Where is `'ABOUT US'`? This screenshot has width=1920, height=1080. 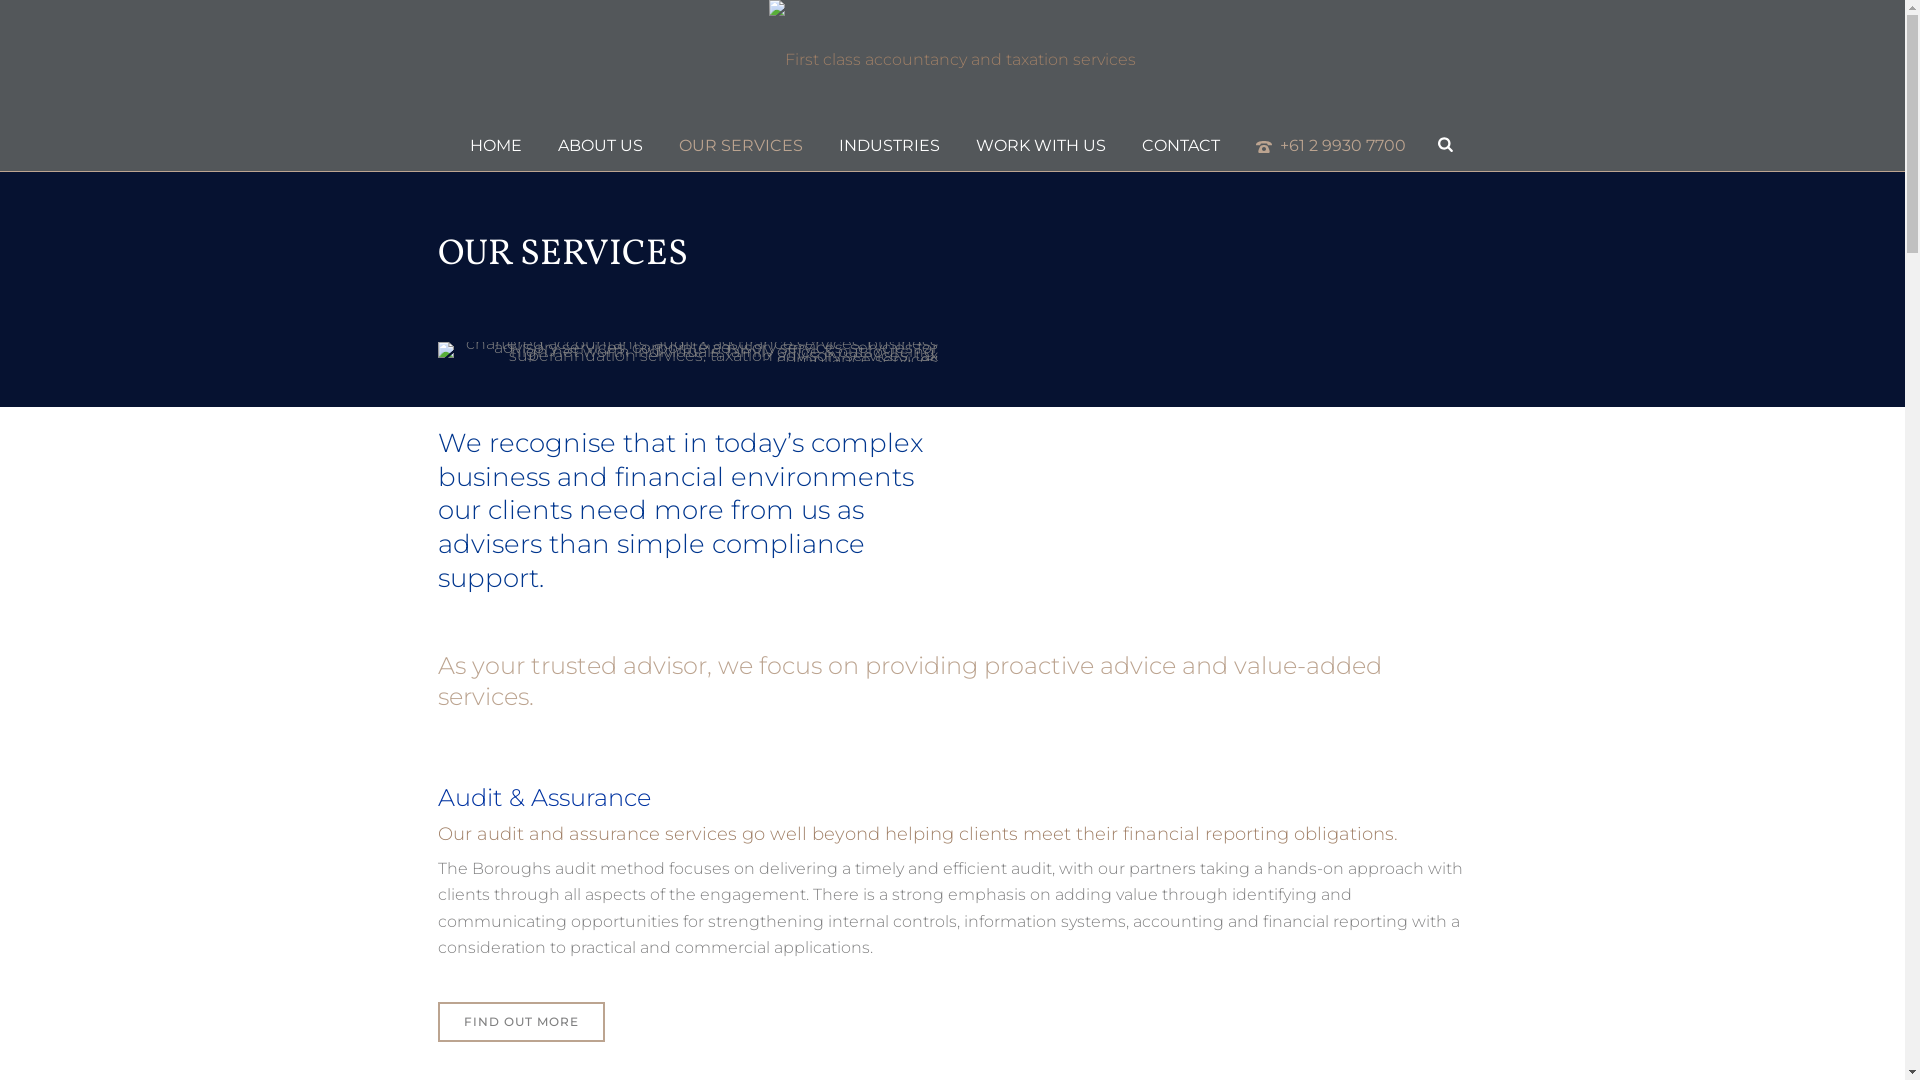 'ABOUT US' is located at coordinates (599, 144).